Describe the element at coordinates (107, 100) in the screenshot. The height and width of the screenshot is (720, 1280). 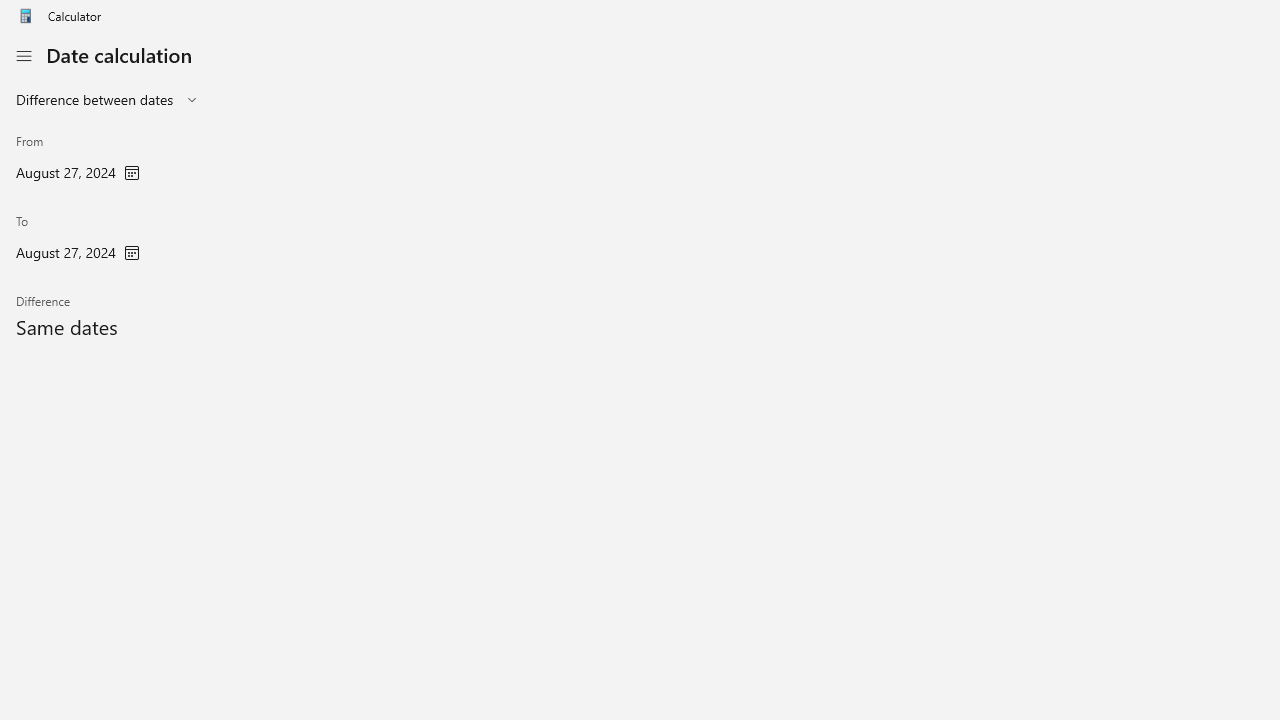
I see `'Calculation mode'` at that location.